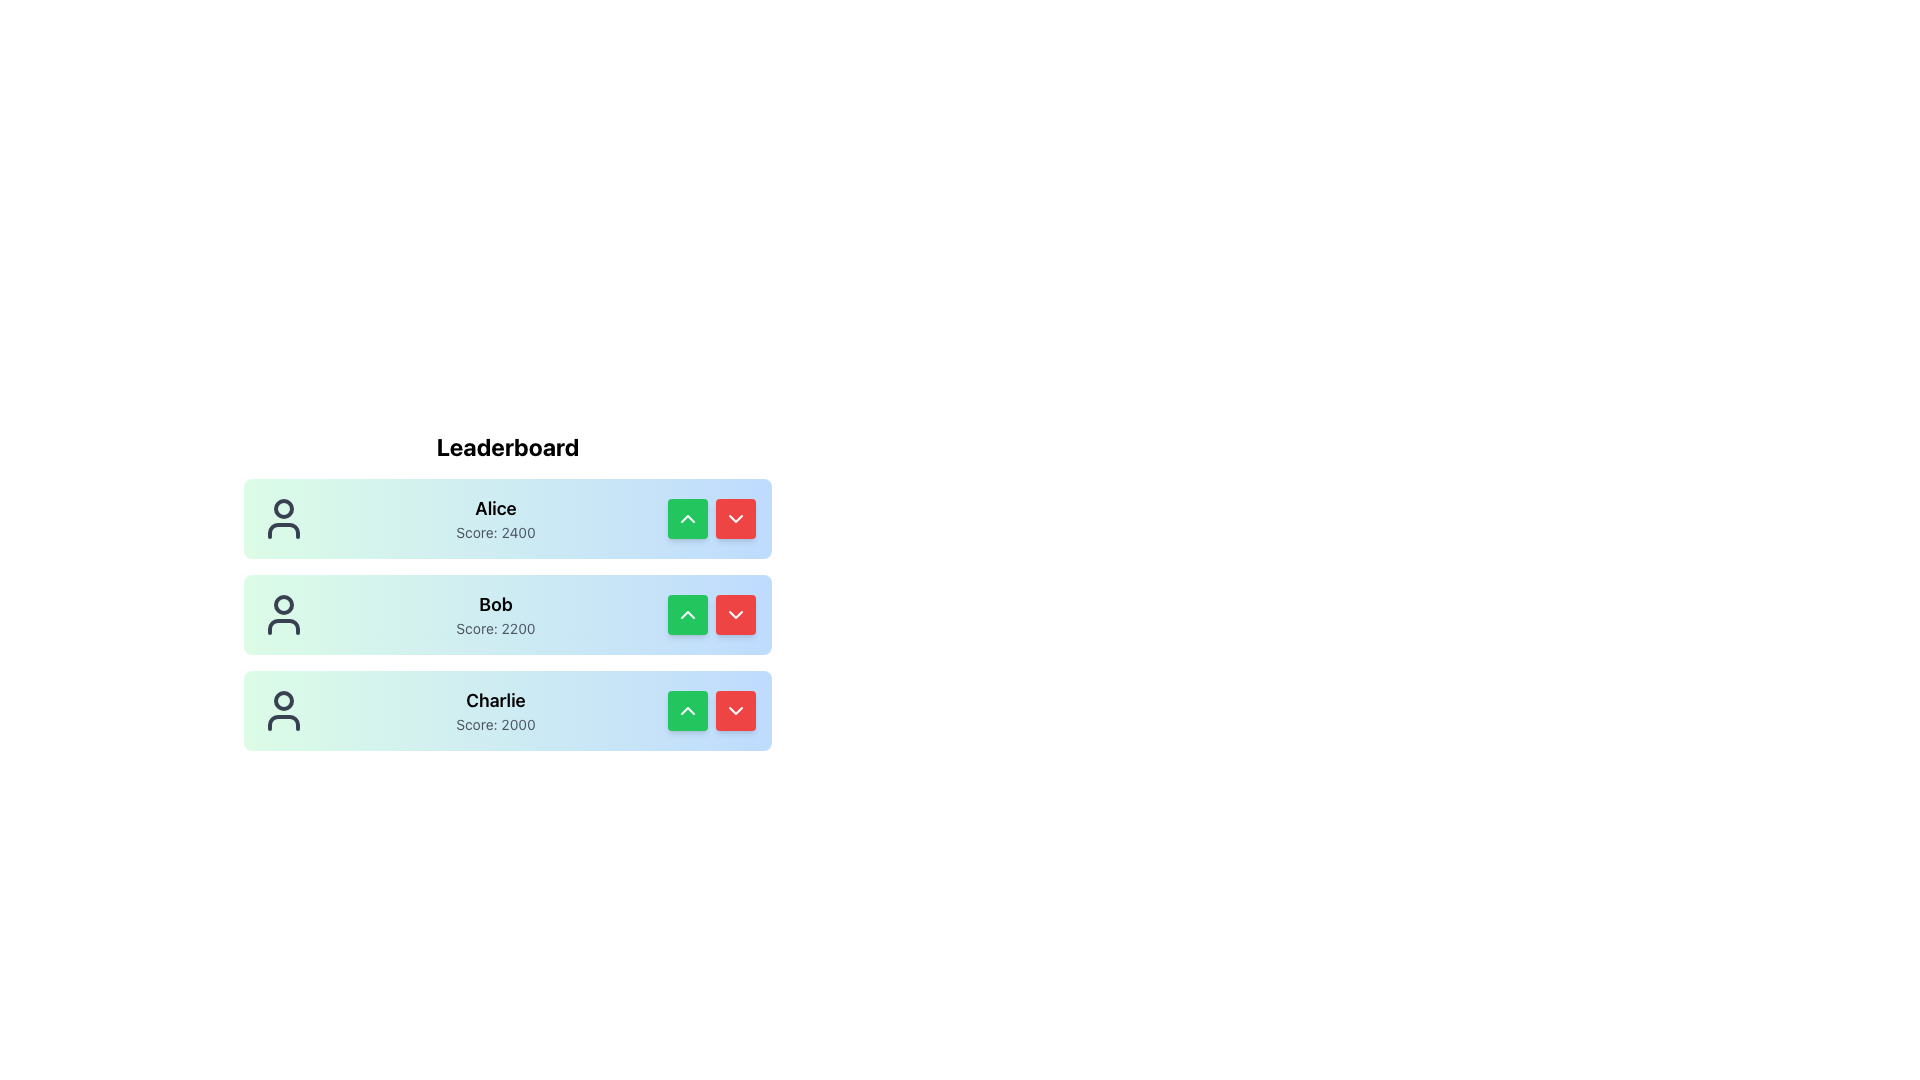  What do you see at coordinates (495, 700) in the screenshot?
I see `the text label displaying the name 'Charlie' within the leaderboard interface, which is centered above the score label 'Score: 2000'` at bounding box center [495, 700].